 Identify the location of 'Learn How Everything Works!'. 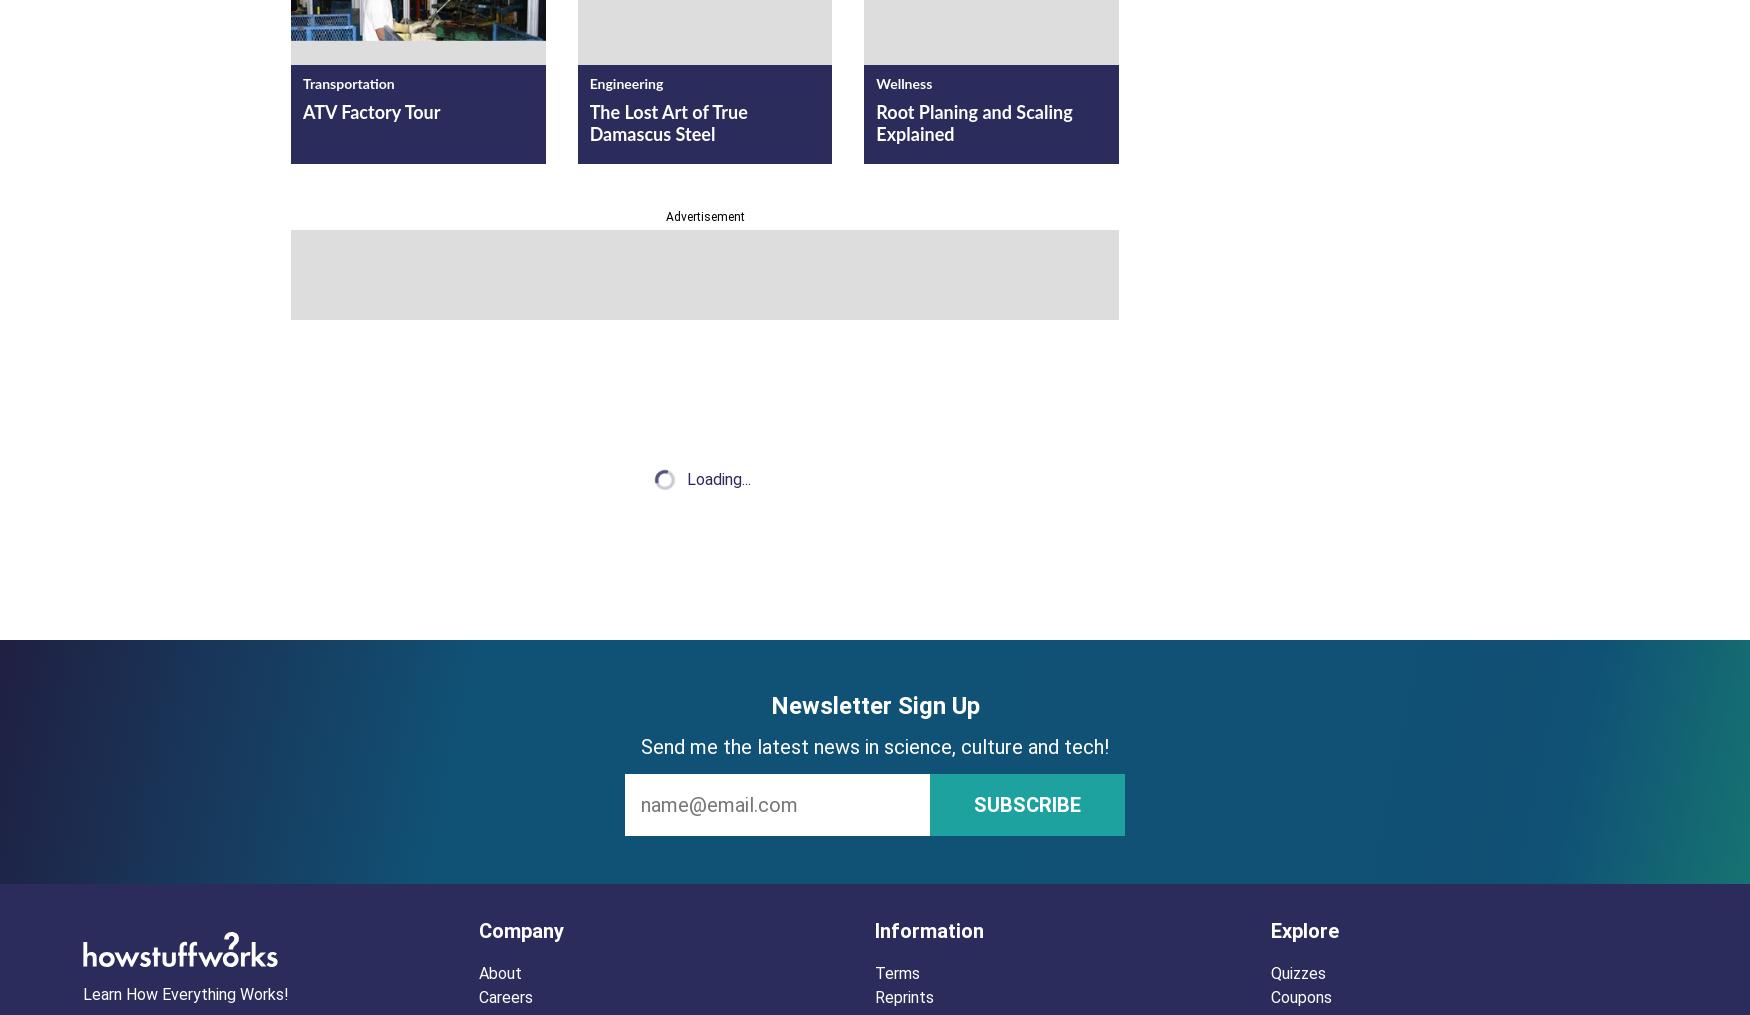
(185, 993).